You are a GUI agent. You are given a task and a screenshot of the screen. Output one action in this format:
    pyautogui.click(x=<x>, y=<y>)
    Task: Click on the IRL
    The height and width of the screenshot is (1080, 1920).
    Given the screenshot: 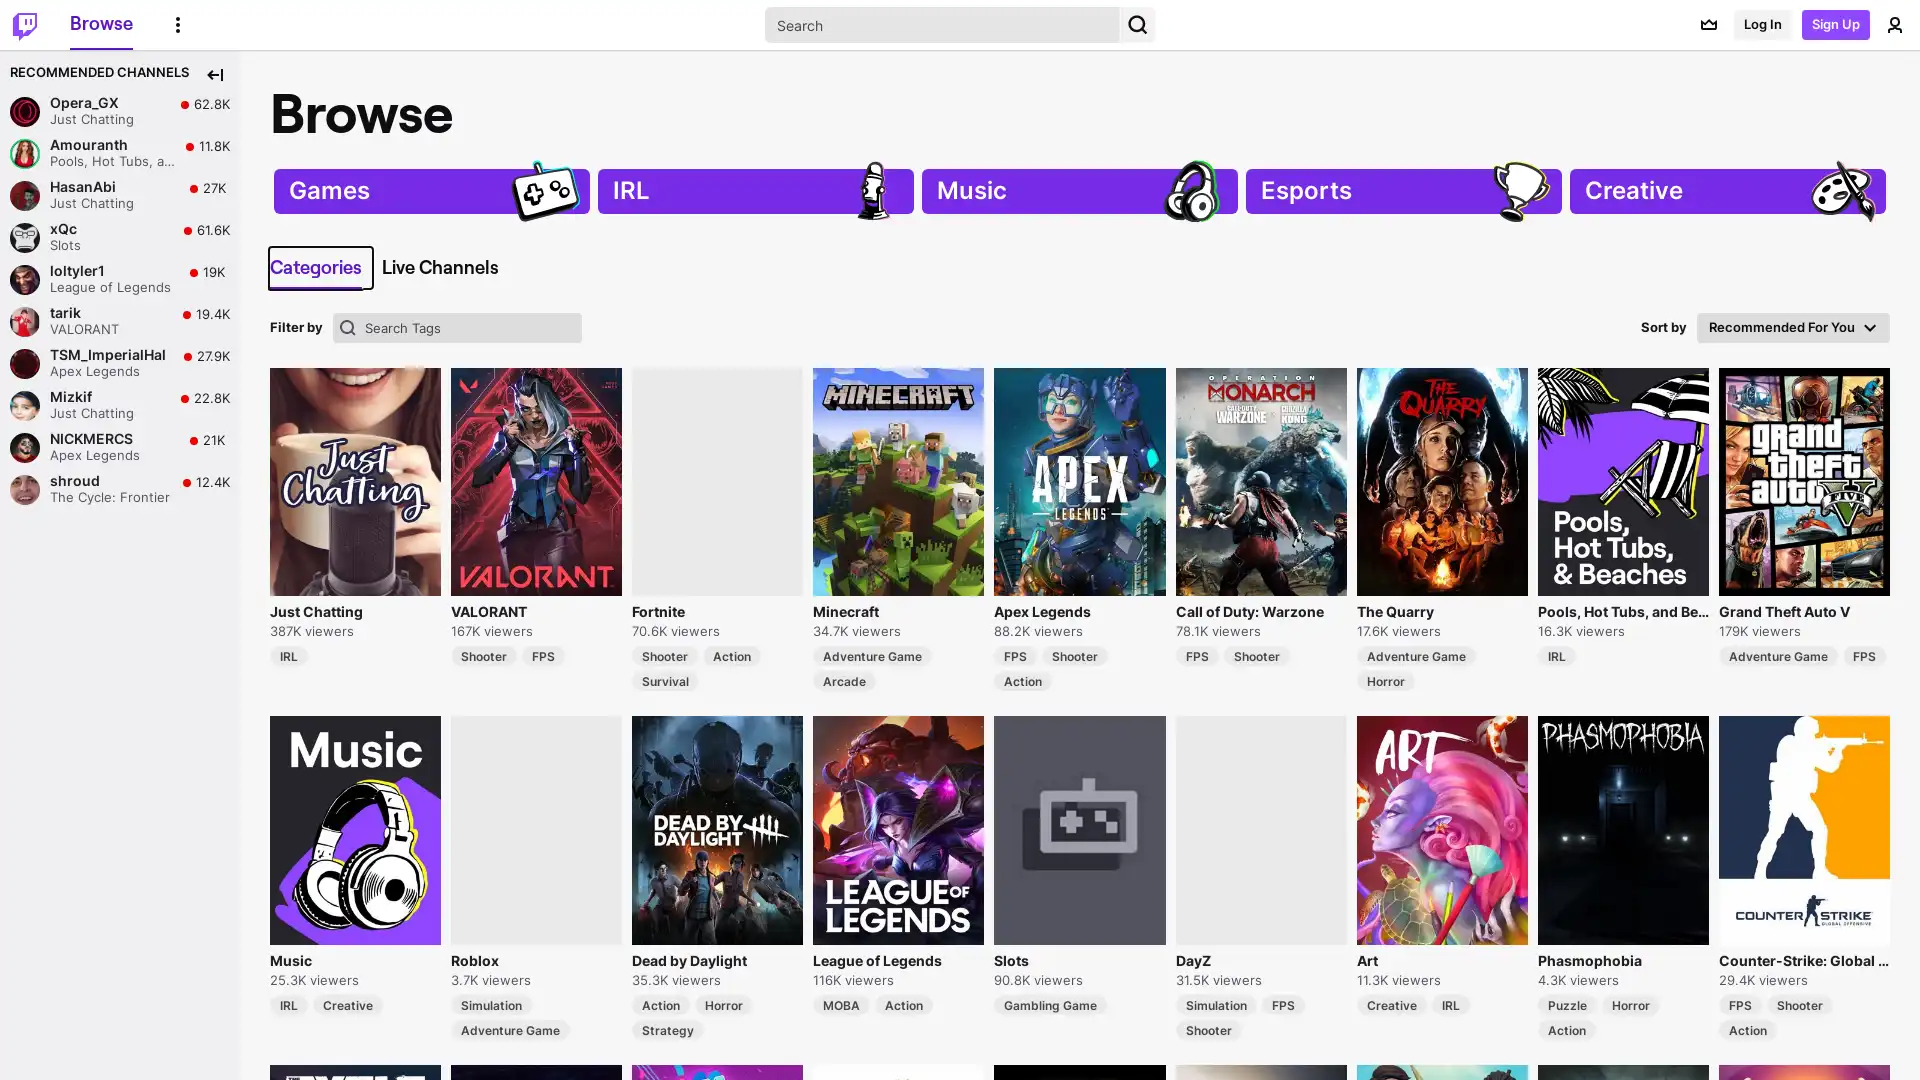 What is the action you would take?
    pyautogui.click(x=1554, y=655)
    